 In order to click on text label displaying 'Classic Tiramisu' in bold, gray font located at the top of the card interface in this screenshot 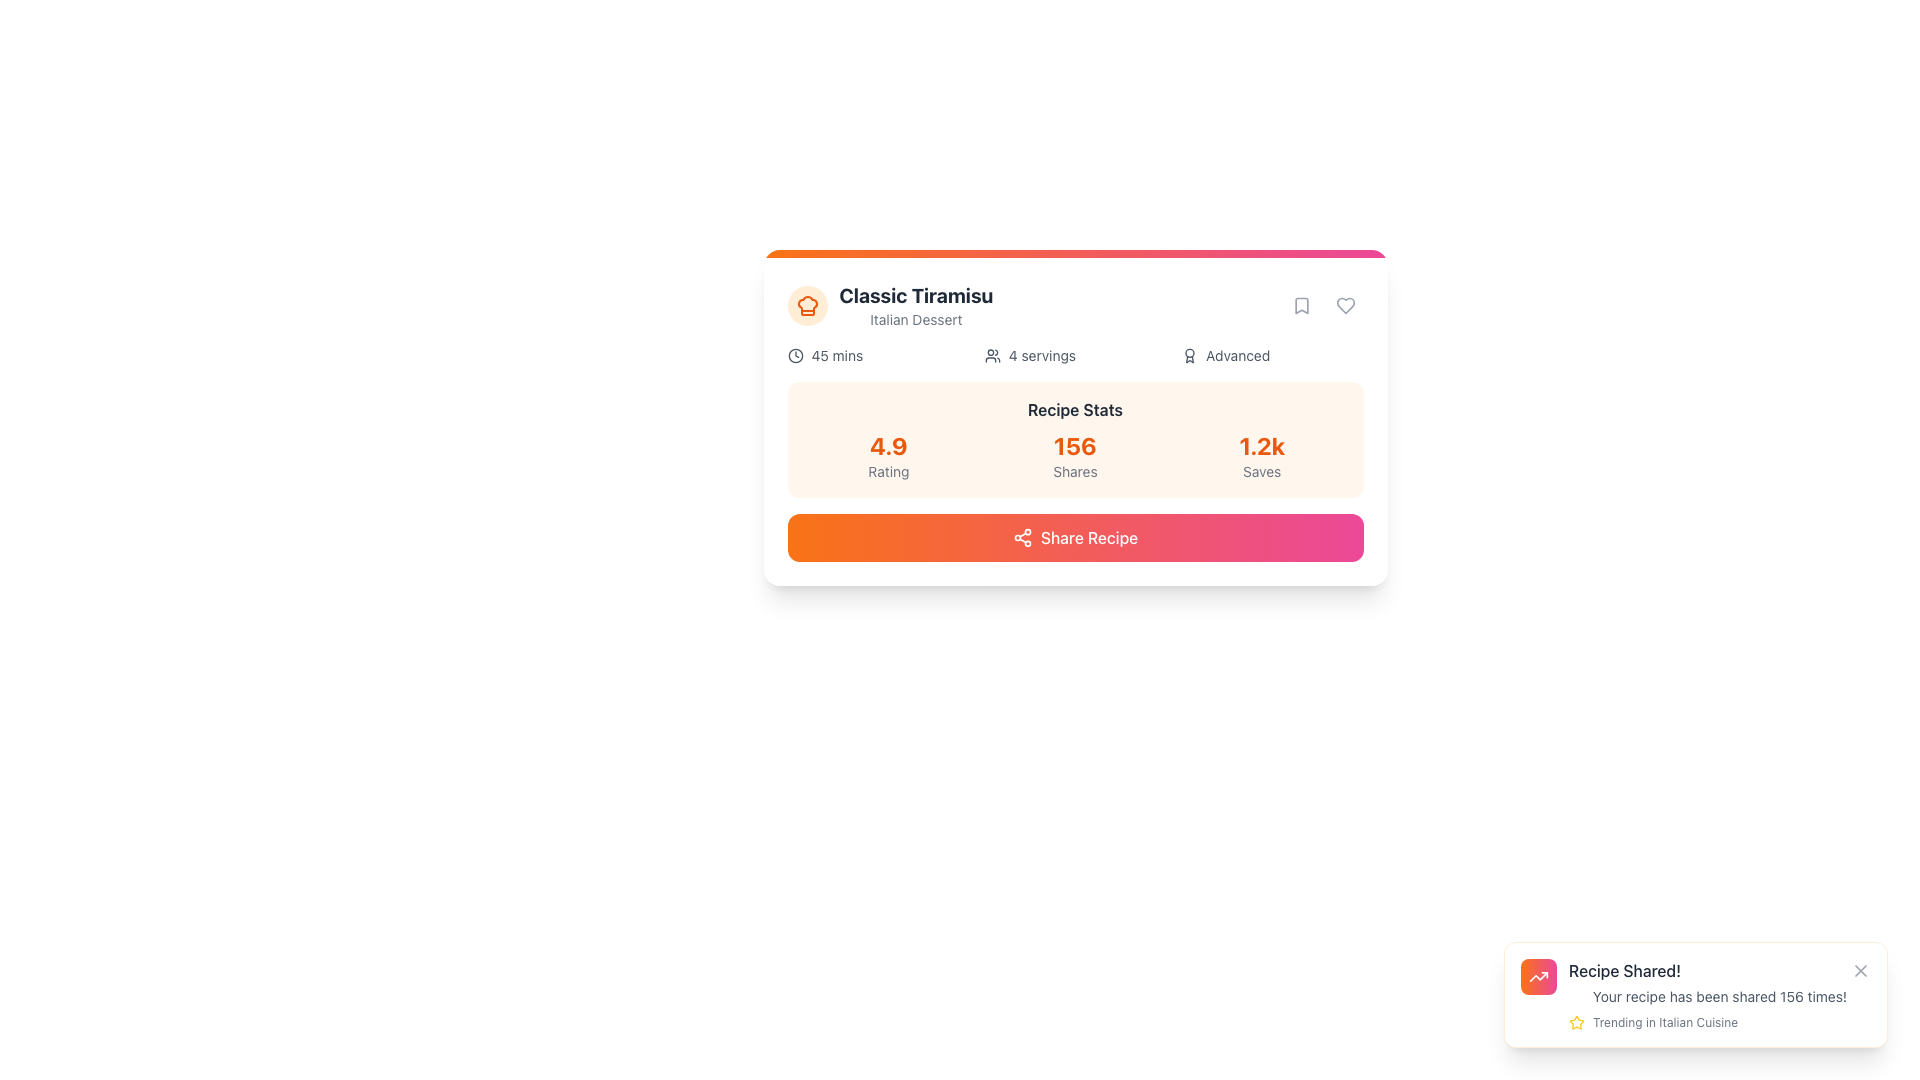, I will do `click(915, 296)`.